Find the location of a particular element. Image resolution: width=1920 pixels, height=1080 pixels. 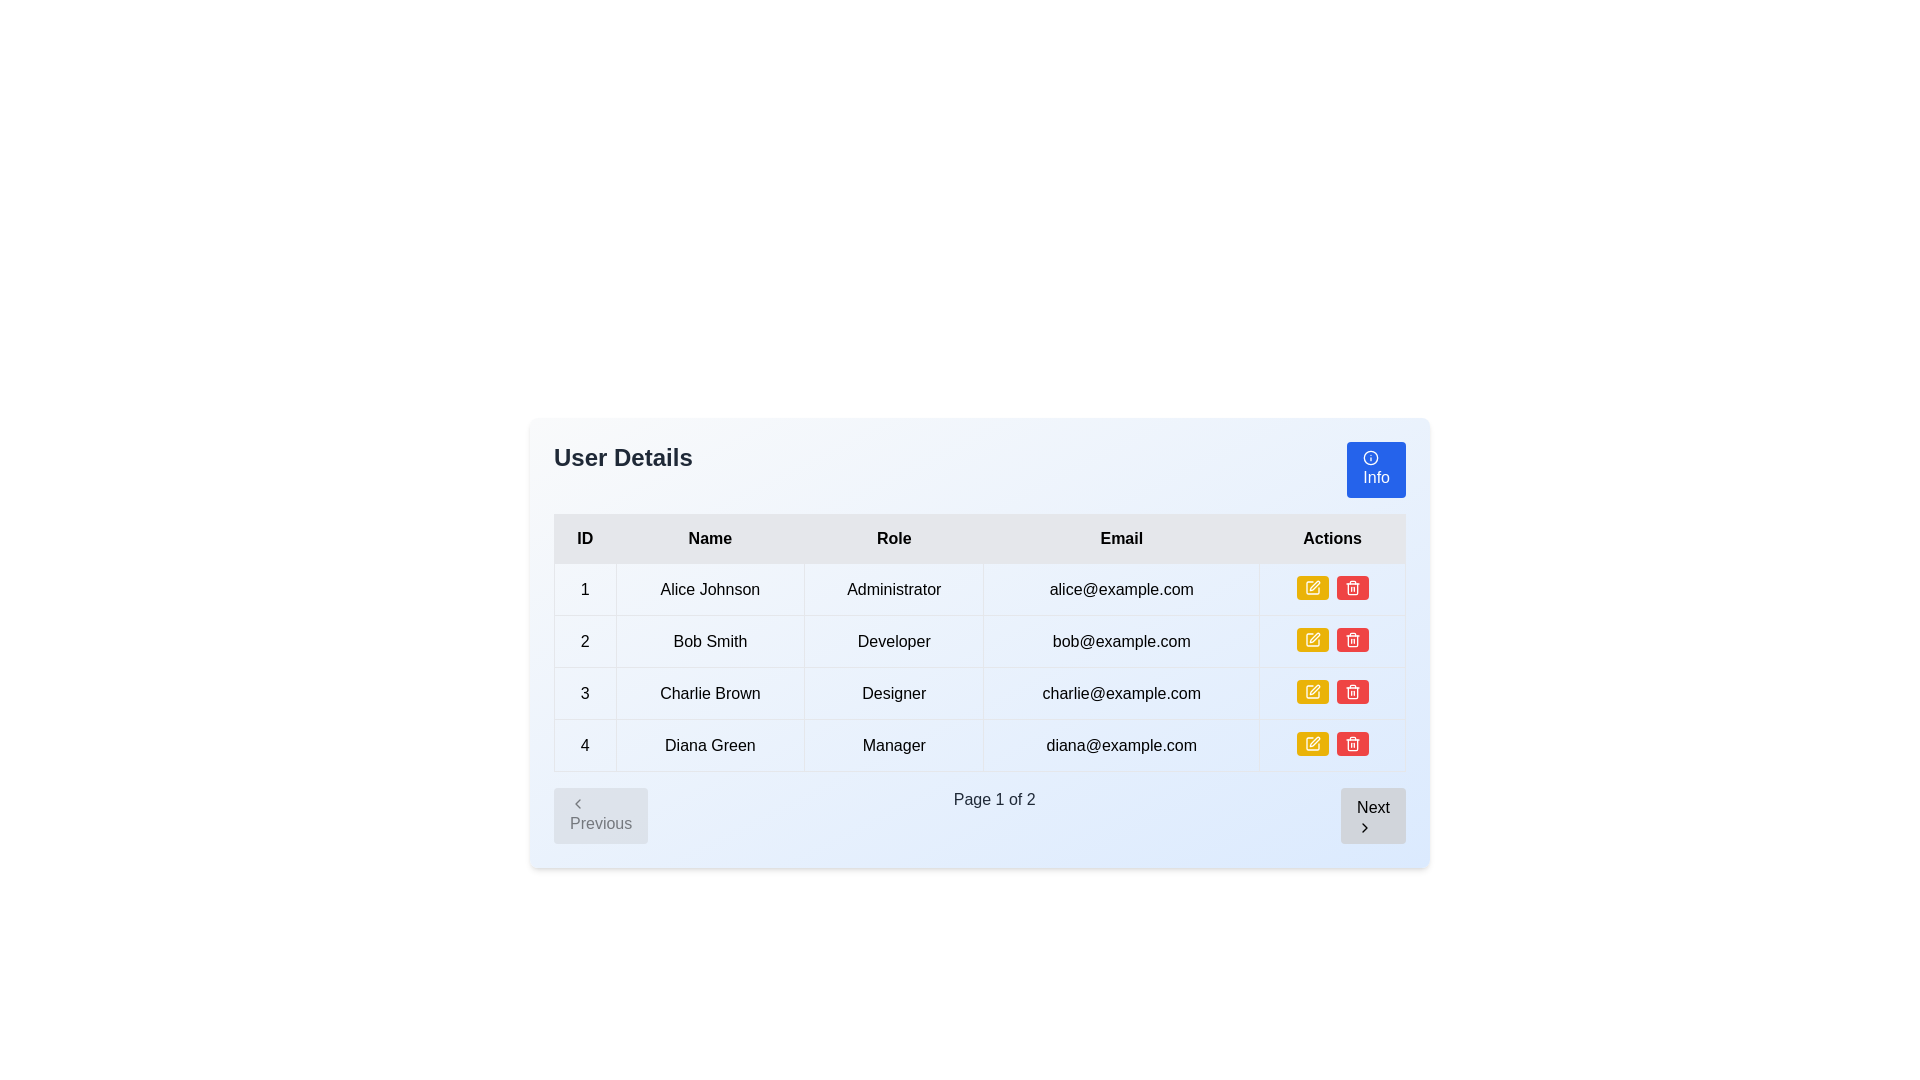

the row in the data table identified by the 'ID' column in the third row for related actions is located at coordinates (584, 692).